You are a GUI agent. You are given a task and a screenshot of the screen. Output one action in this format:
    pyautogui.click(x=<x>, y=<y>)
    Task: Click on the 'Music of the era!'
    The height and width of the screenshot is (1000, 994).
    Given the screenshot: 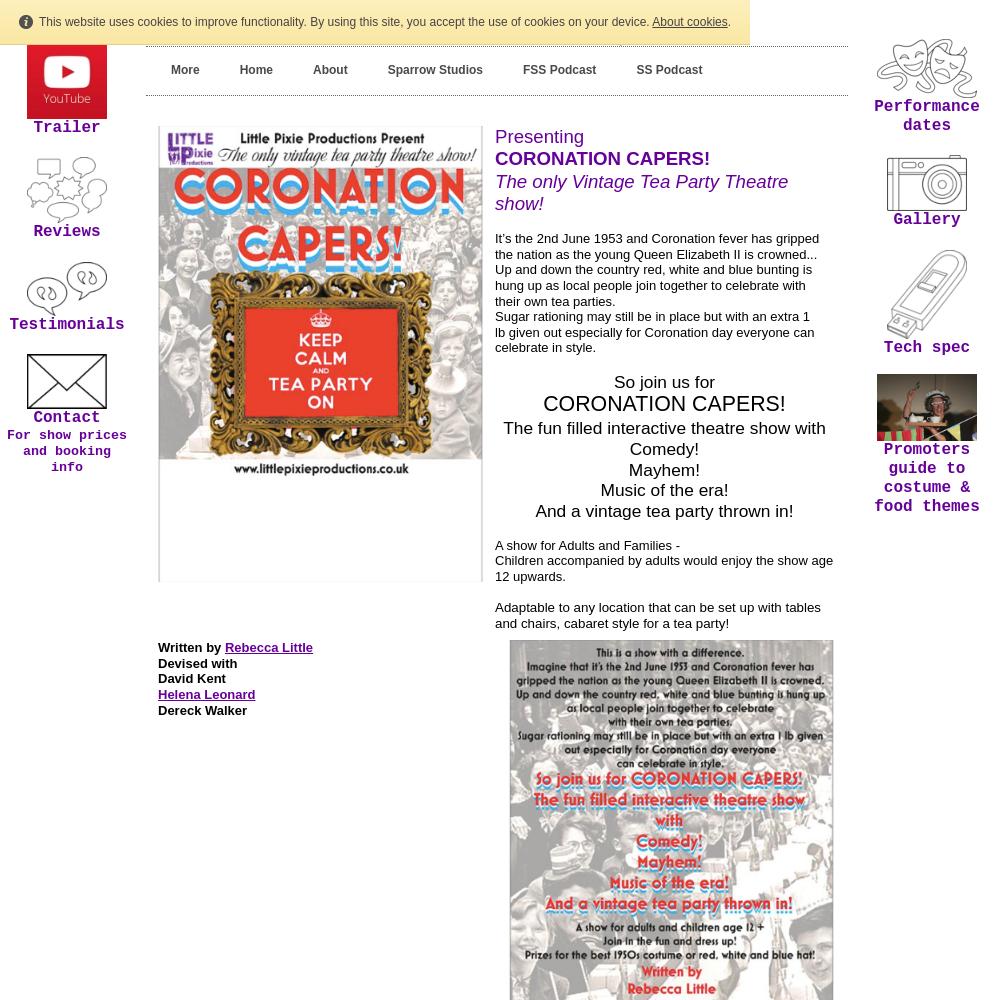 What is the action you would take?
    pyautogui.click(x=599, y=489)
    